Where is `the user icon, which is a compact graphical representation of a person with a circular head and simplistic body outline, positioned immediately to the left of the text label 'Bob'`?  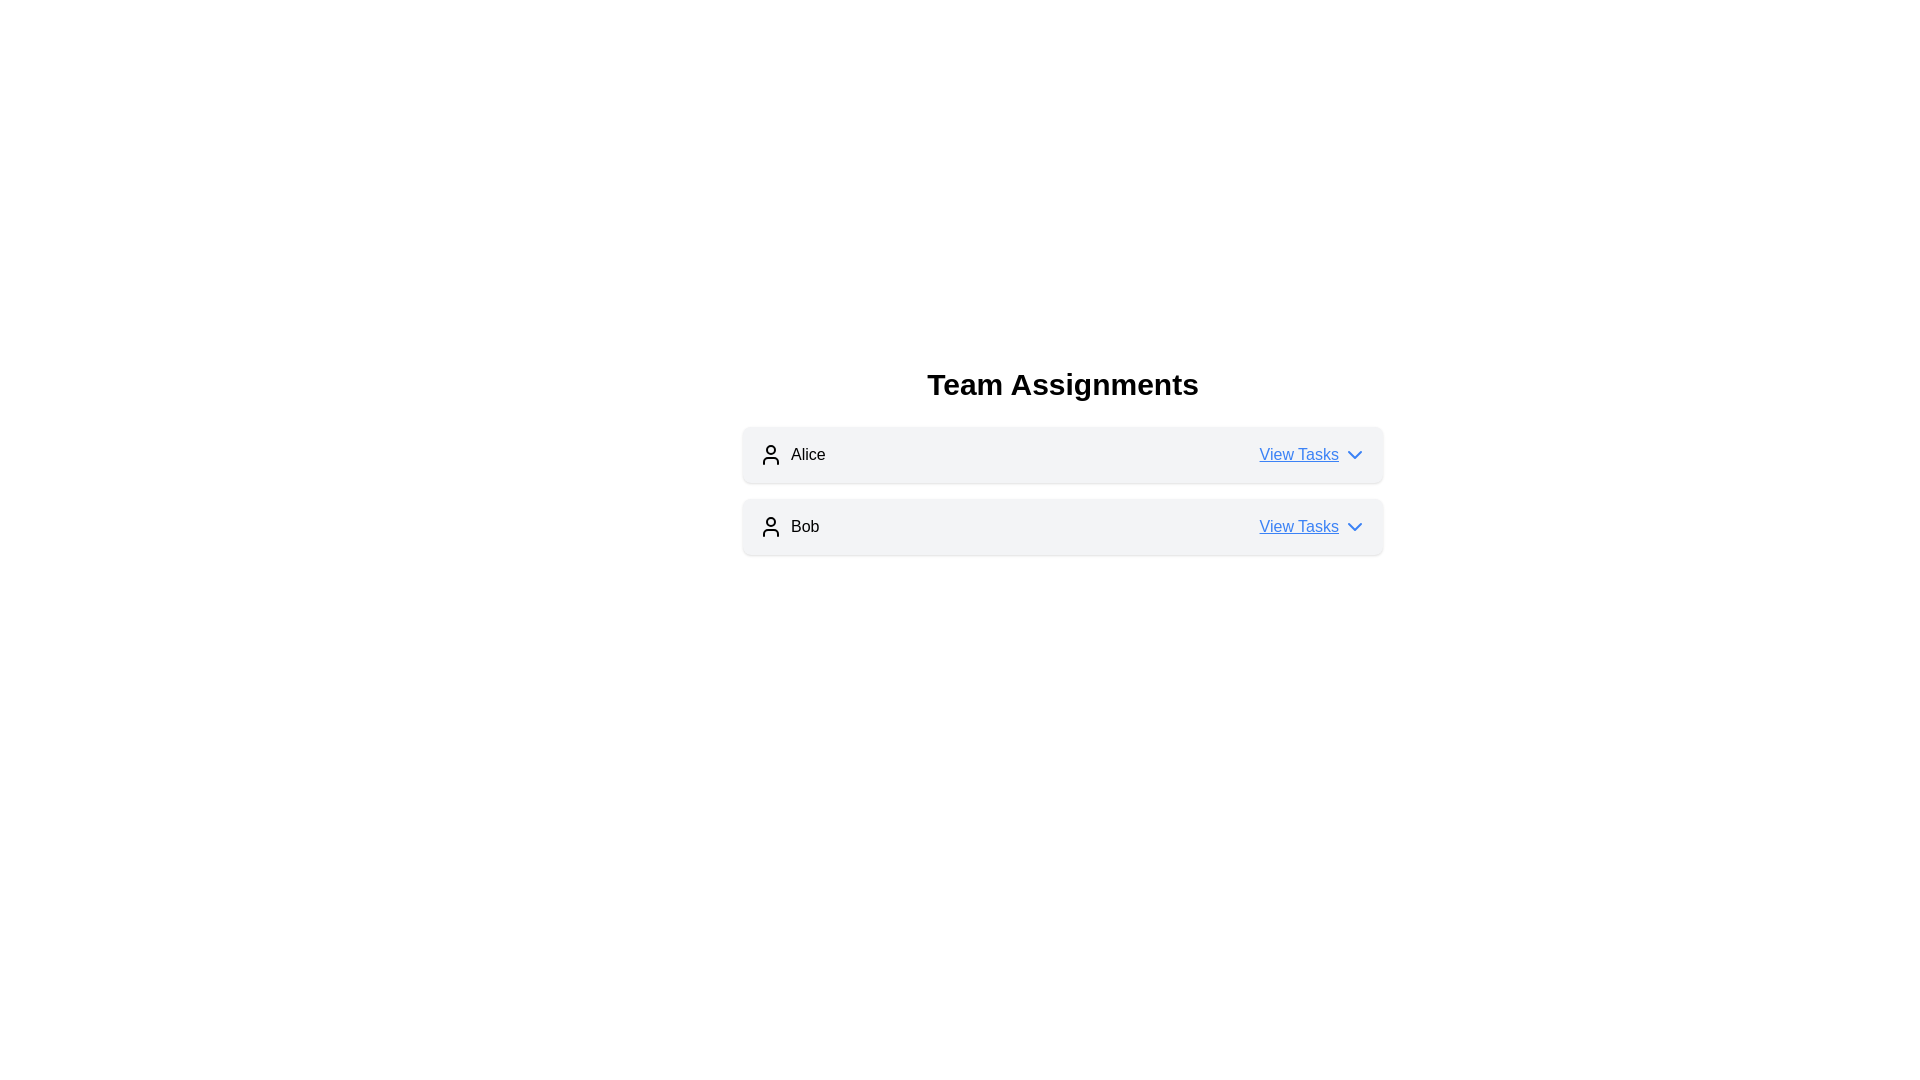 the user icon, which is a compact graphical representation of a person with a circular head and simplistic body outline, positioned immediately to the left of the text label 'Bob' is located at coordinates (770, 526).